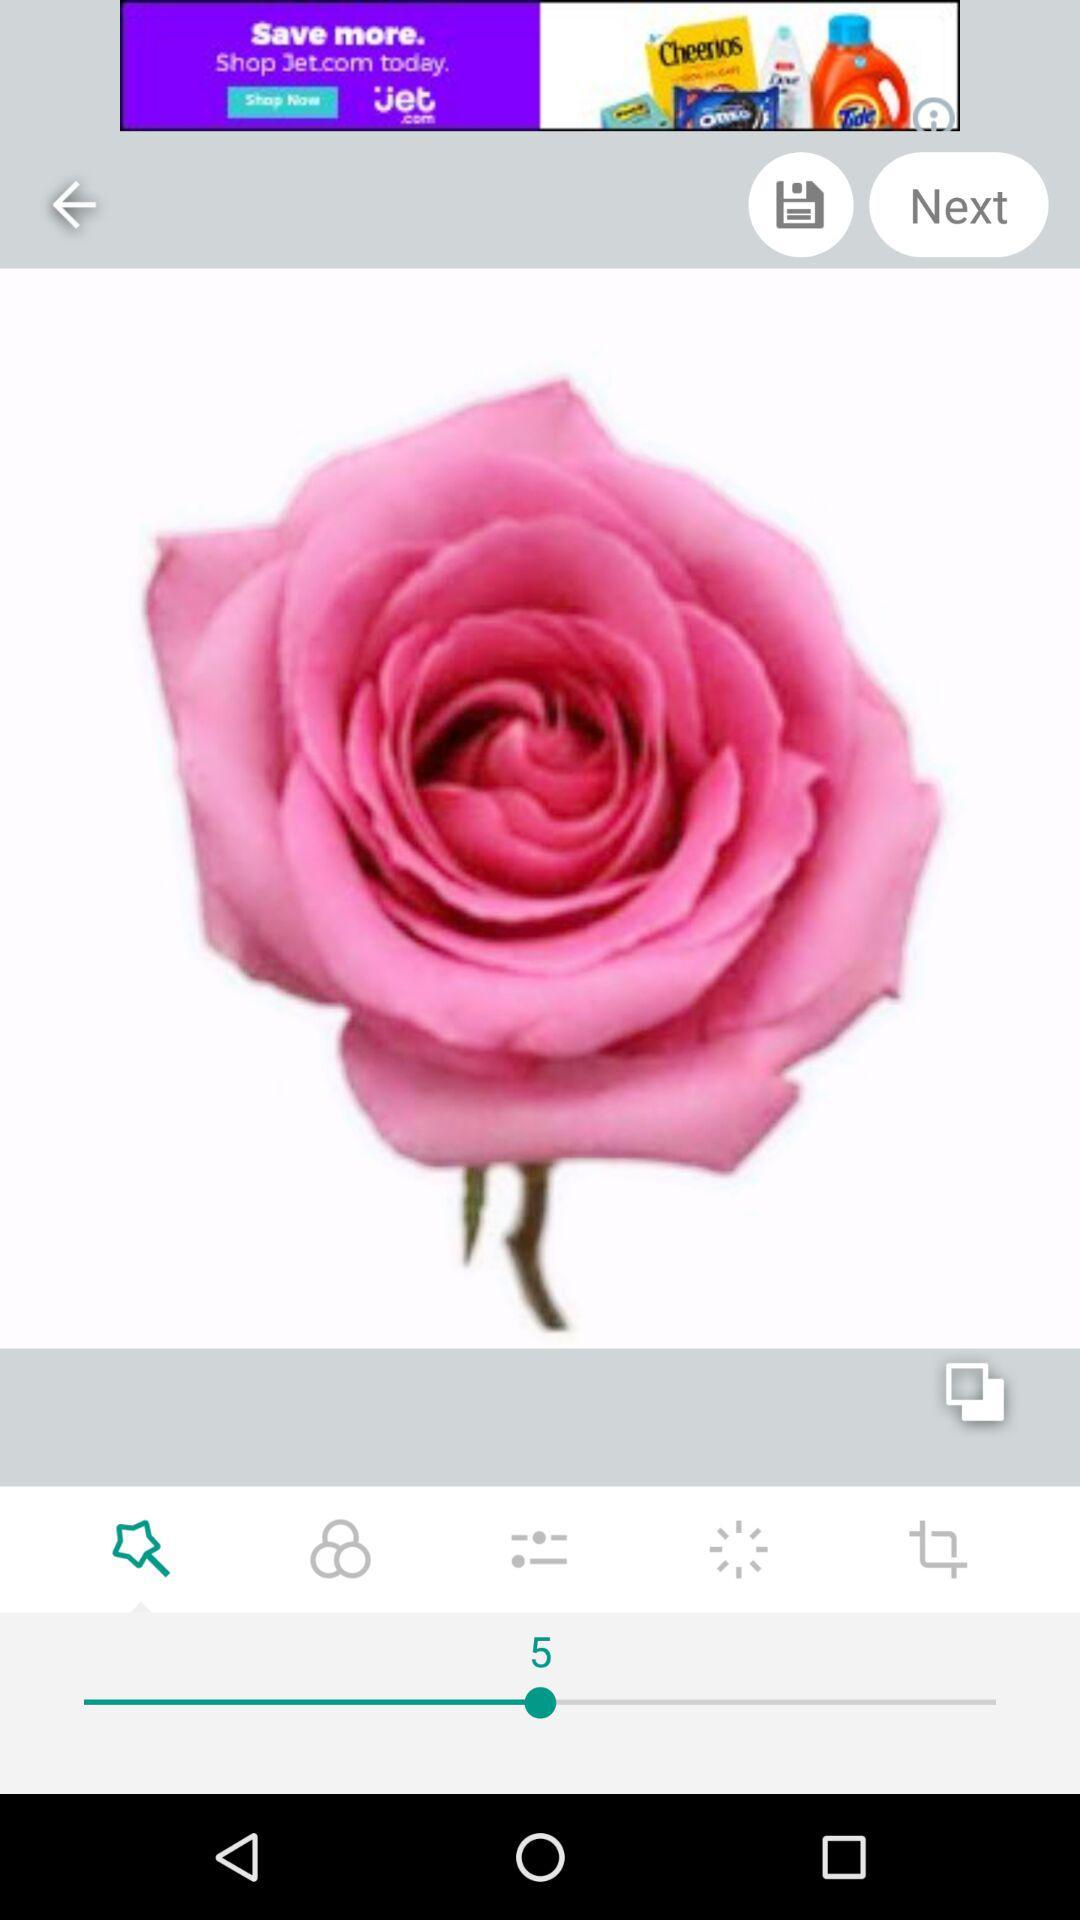 The image size is (1080, 1920). Describe the element at coordinates (938, 1549) in the screenshot. I see `first button which is at bottom right corner of the page` at that location.